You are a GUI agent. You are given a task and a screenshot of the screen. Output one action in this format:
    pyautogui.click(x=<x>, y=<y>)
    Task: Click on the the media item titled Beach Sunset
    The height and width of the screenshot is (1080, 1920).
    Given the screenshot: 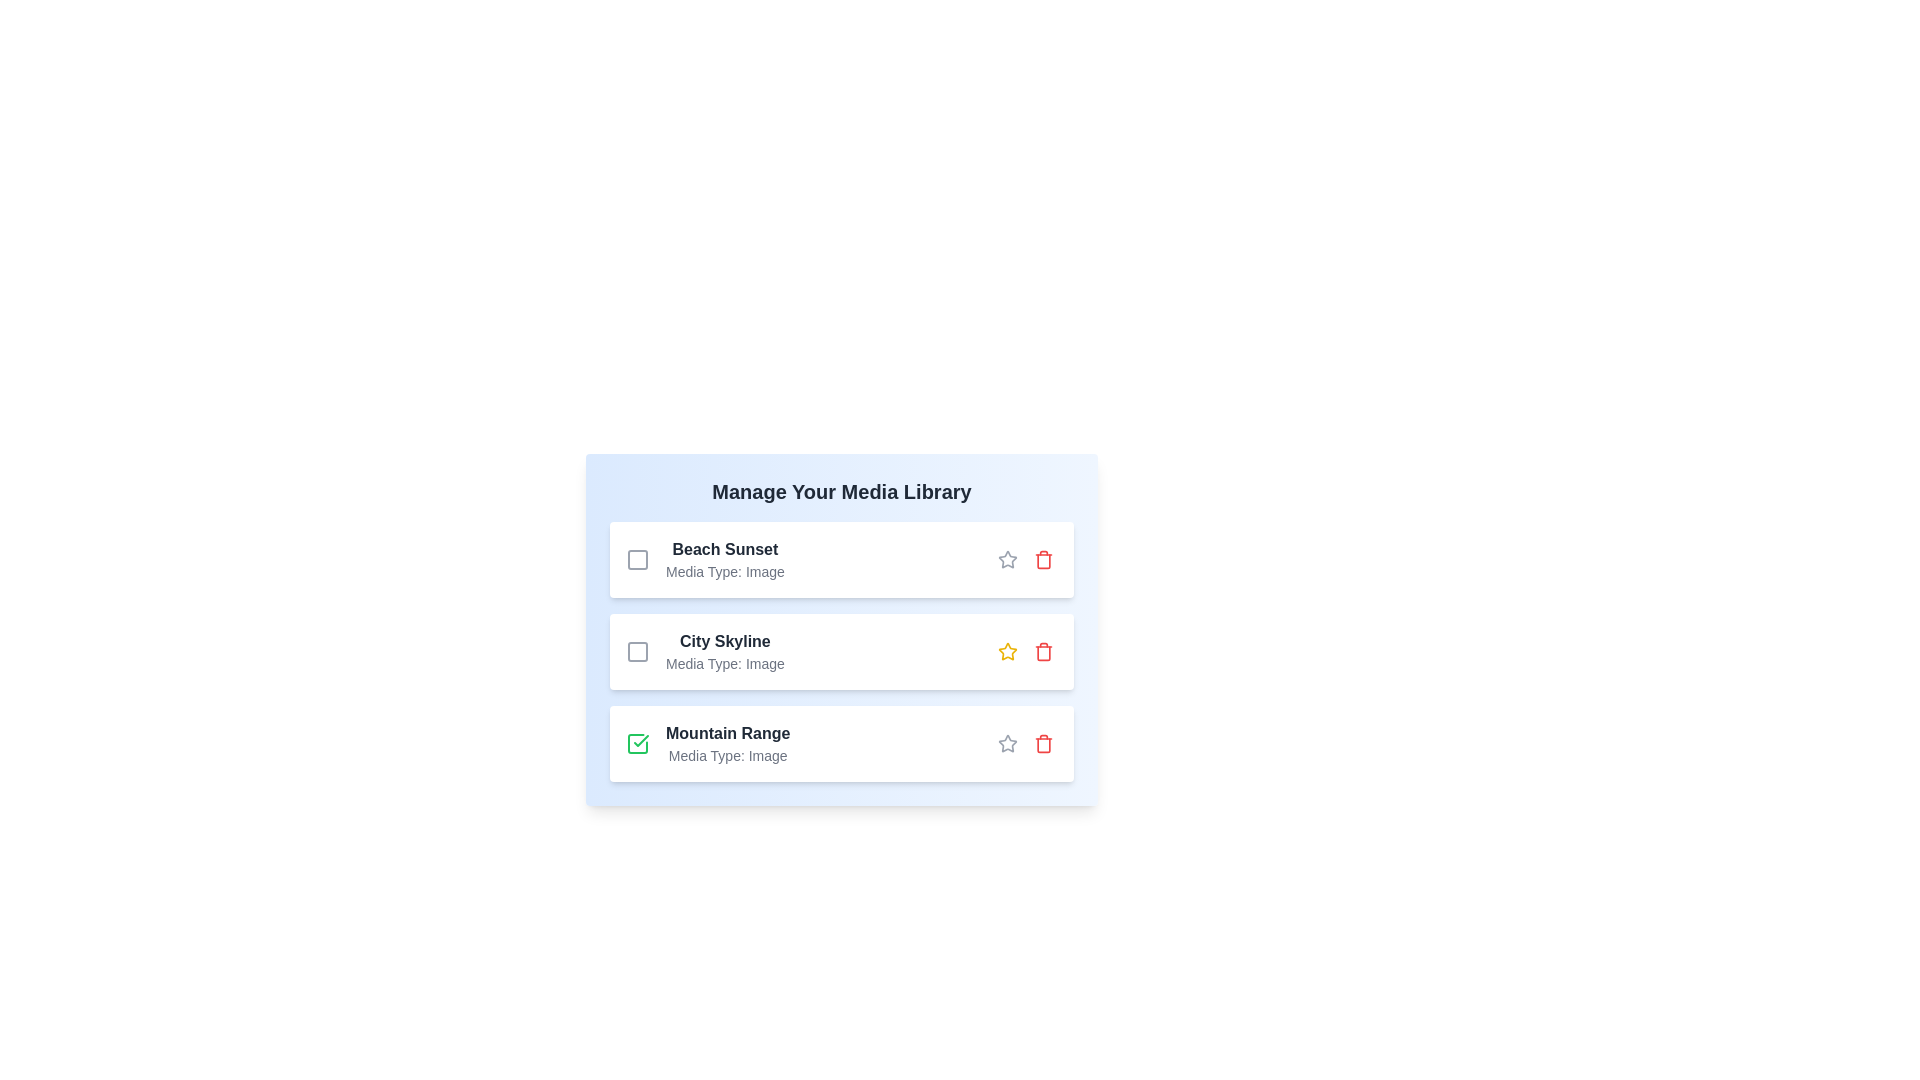 What is the action you would take?
    pyautogui.click(x=637, y=559)
    